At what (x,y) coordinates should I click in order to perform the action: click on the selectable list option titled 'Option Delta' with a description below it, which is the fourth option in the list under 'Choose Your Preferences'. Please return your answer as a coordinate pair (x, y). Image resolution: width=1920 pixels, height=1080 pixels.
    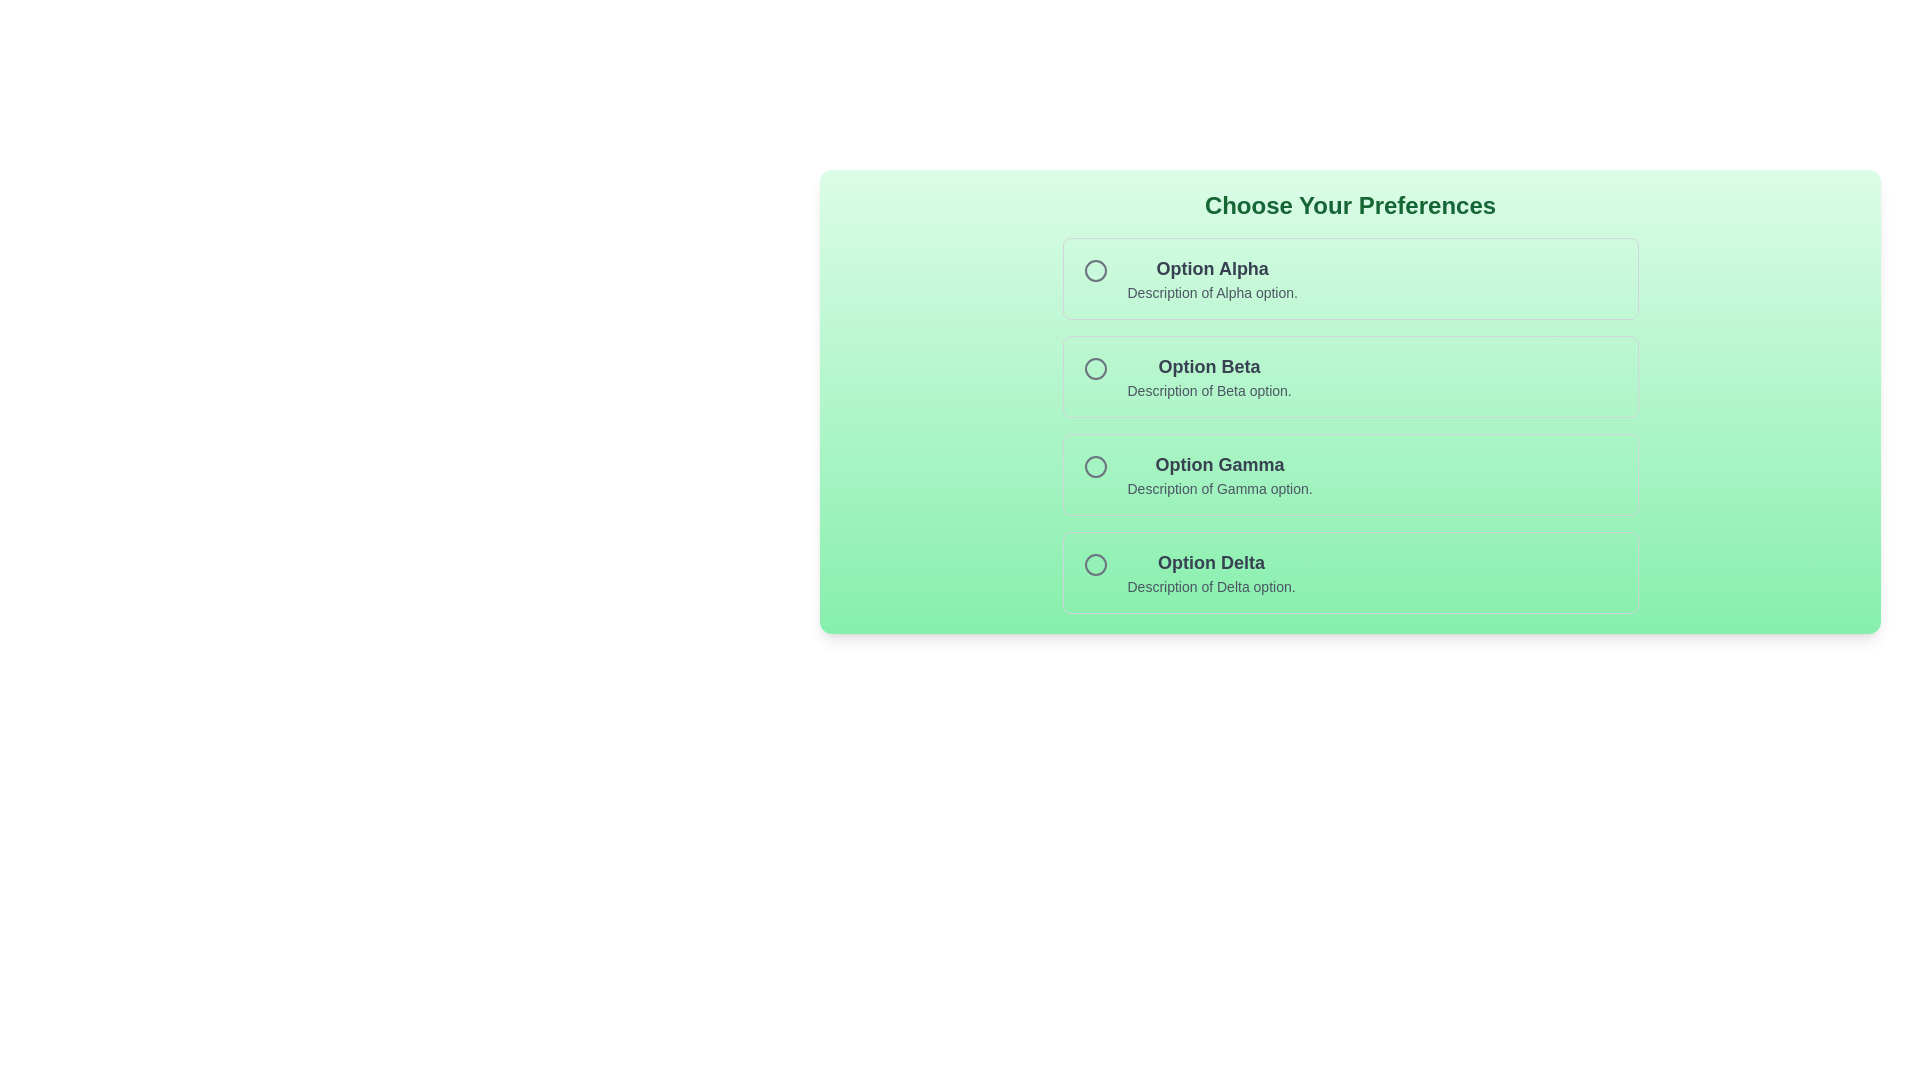
    Looking at the image, I should click on (1350, 573).